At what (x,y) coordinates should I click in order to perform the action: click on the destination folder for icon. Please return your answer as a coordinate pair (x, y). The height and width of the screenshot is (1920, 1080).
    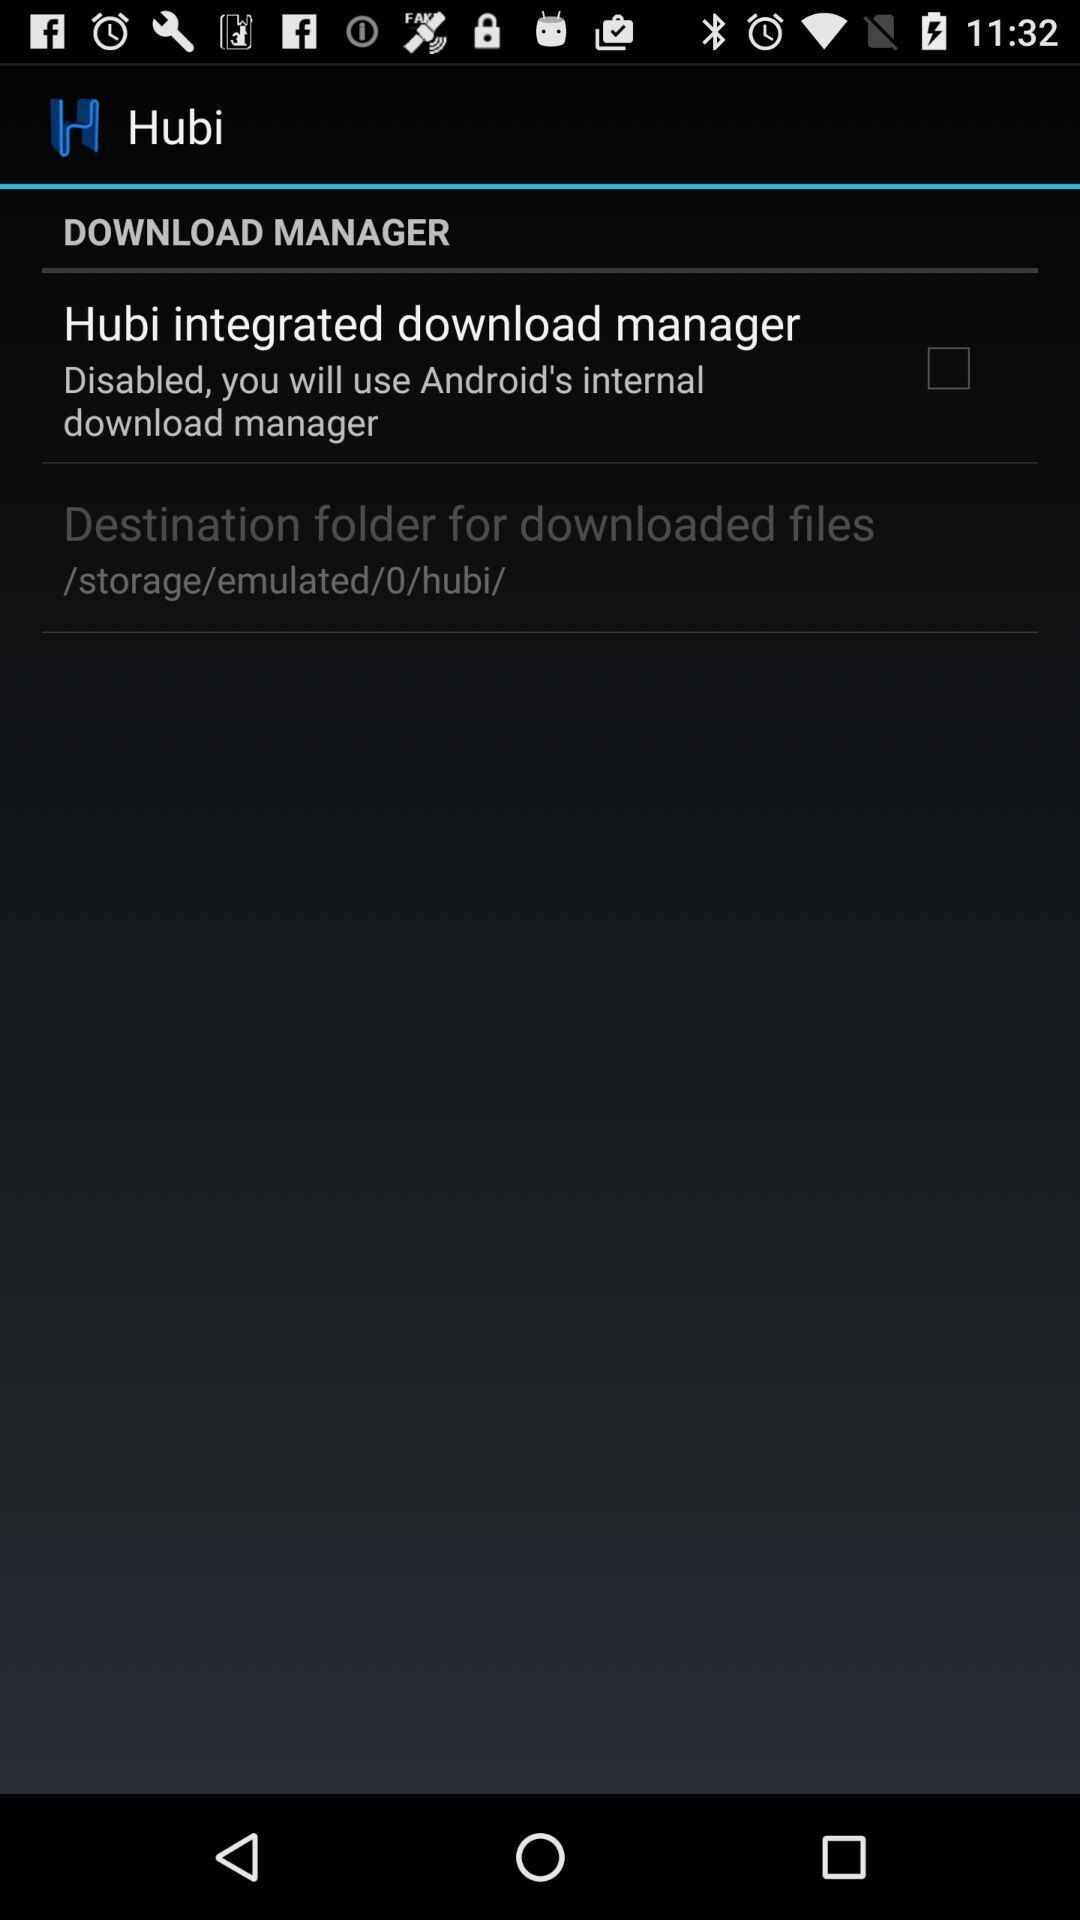
    Looking at the image, I should click on (469, 522).